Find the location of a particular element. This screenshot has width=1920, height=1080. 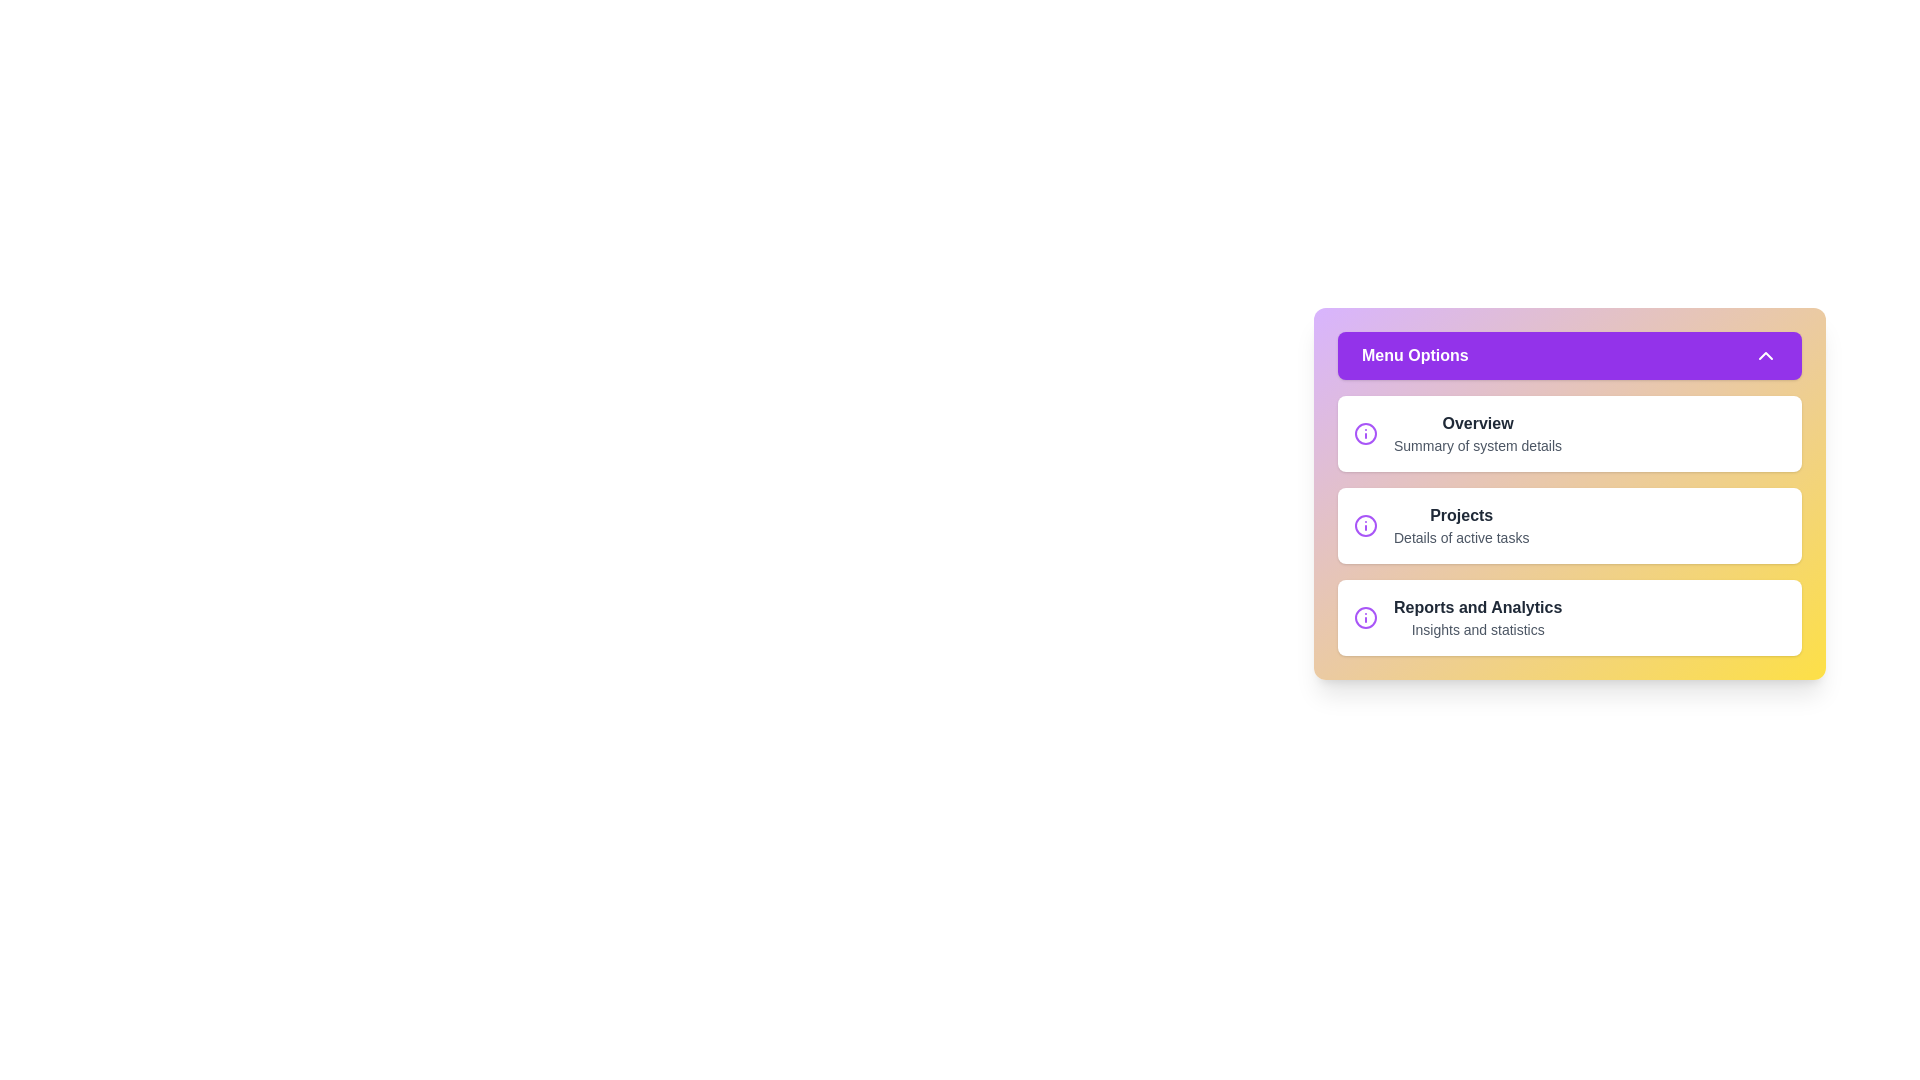

the information icon next to Reports and Analytics in the menu is located at coordinates (1365, 616).